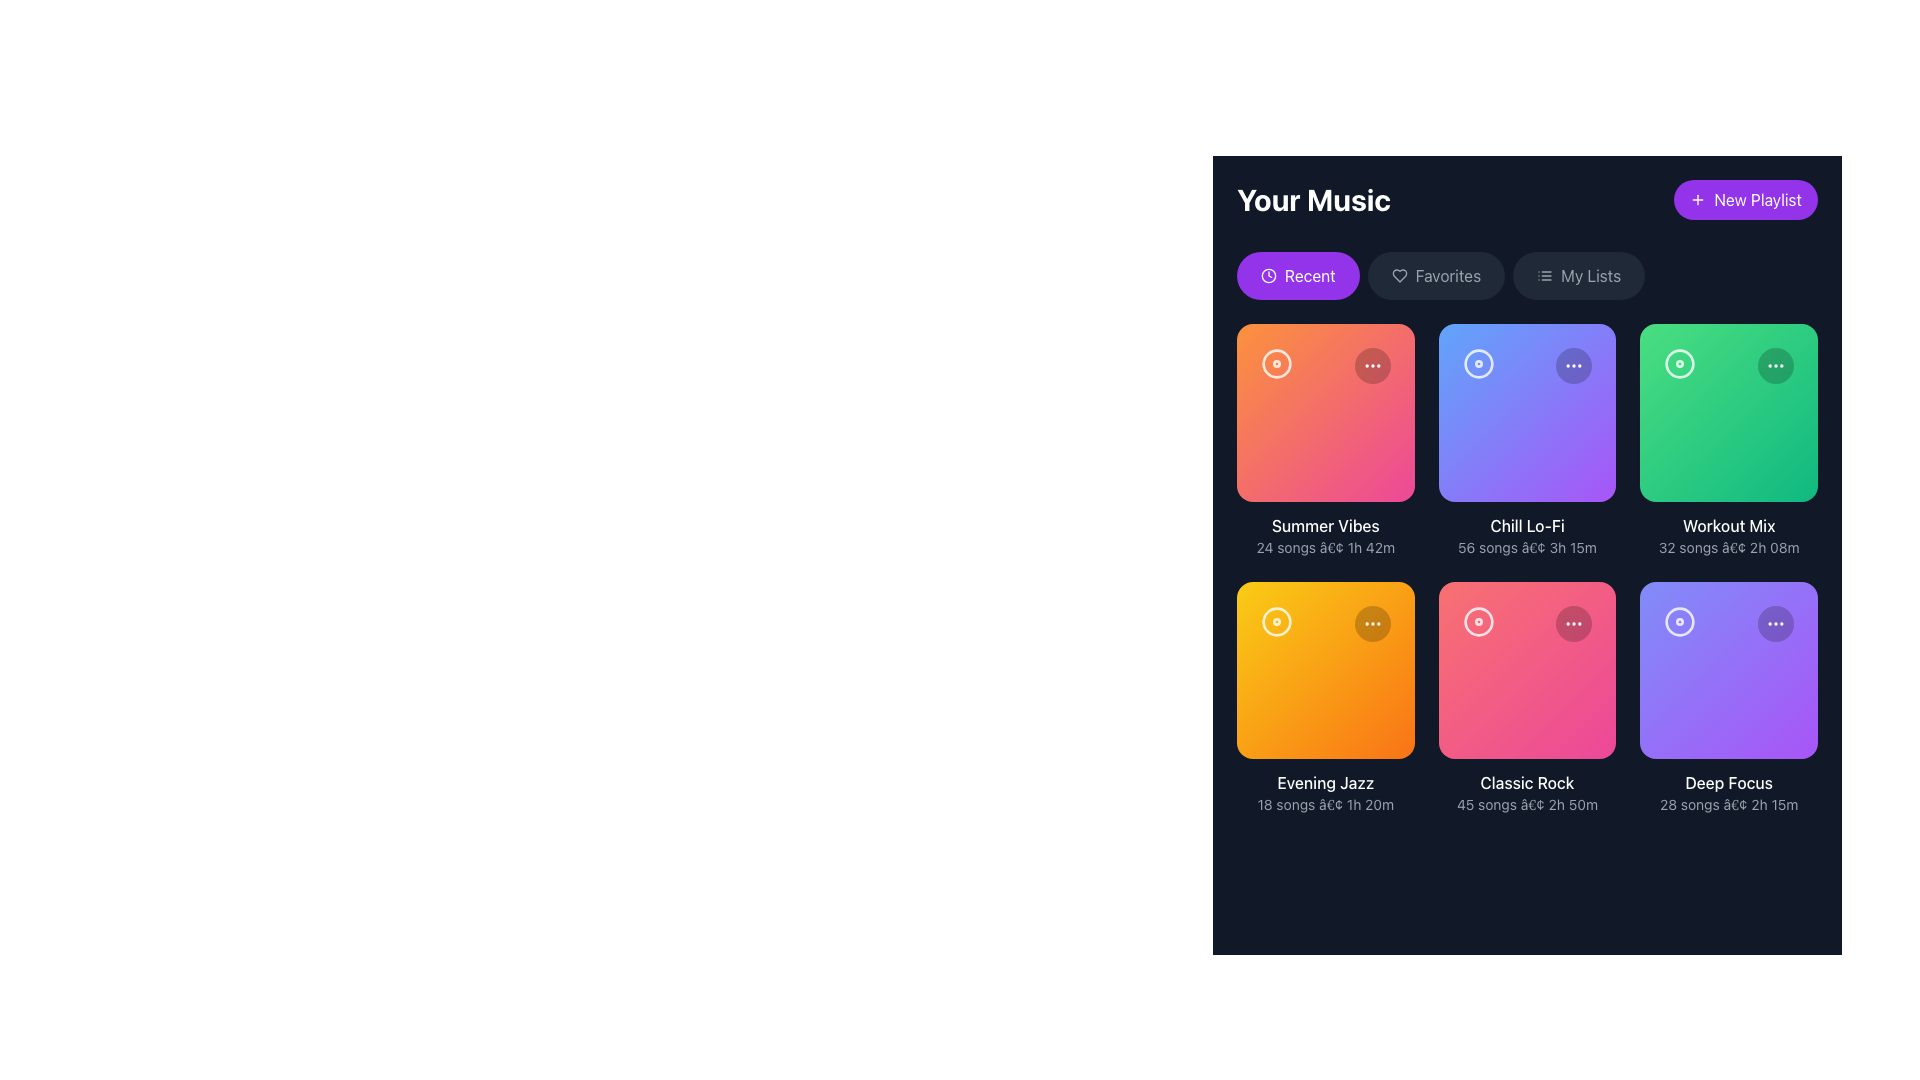  What do you see at coordinates (1728, 547) in the screenshot?
I see `the text label displaying '32 songs • 2h 08m' located below the 'Workout Mix' title in the playlist card grid` at bounding box center [1728, 547].